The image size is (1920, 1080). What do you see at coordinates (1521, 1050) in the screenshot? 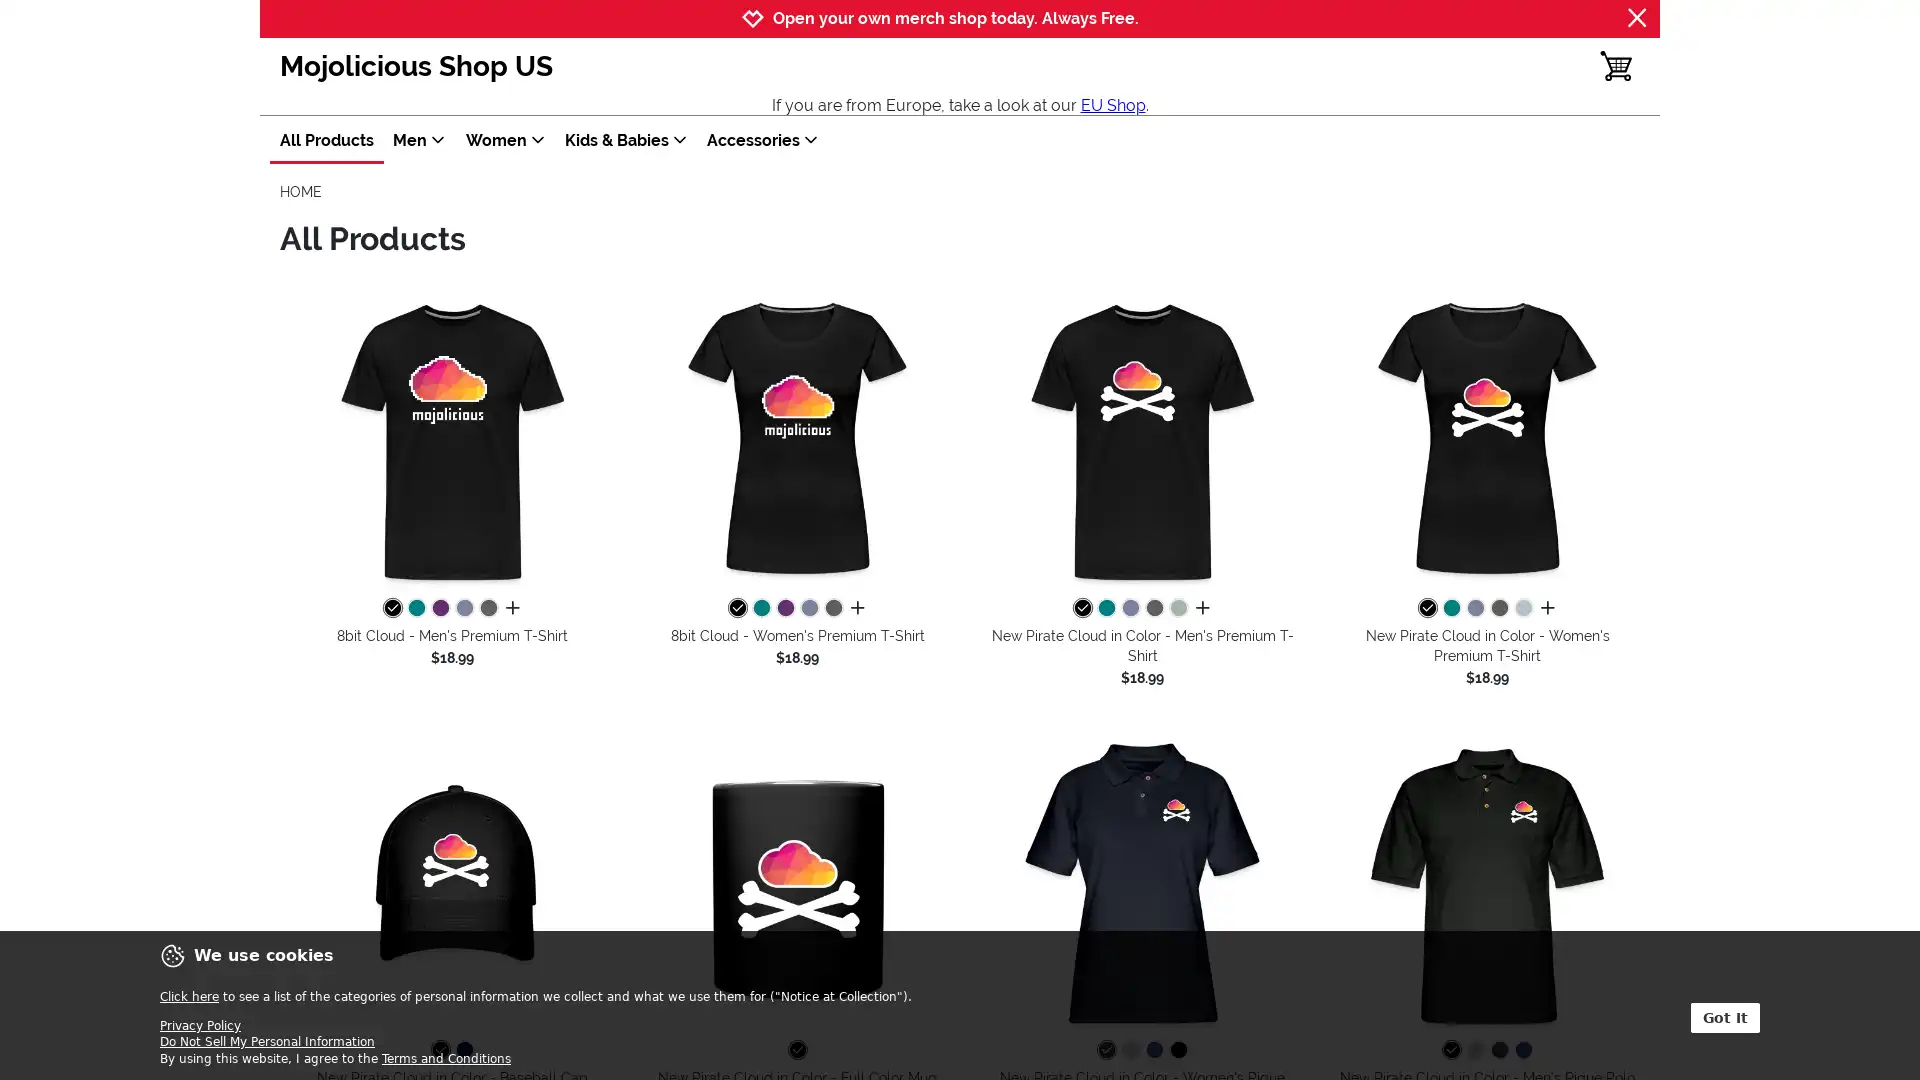
I see `royal blue` at bounding box center [1521, 1050].